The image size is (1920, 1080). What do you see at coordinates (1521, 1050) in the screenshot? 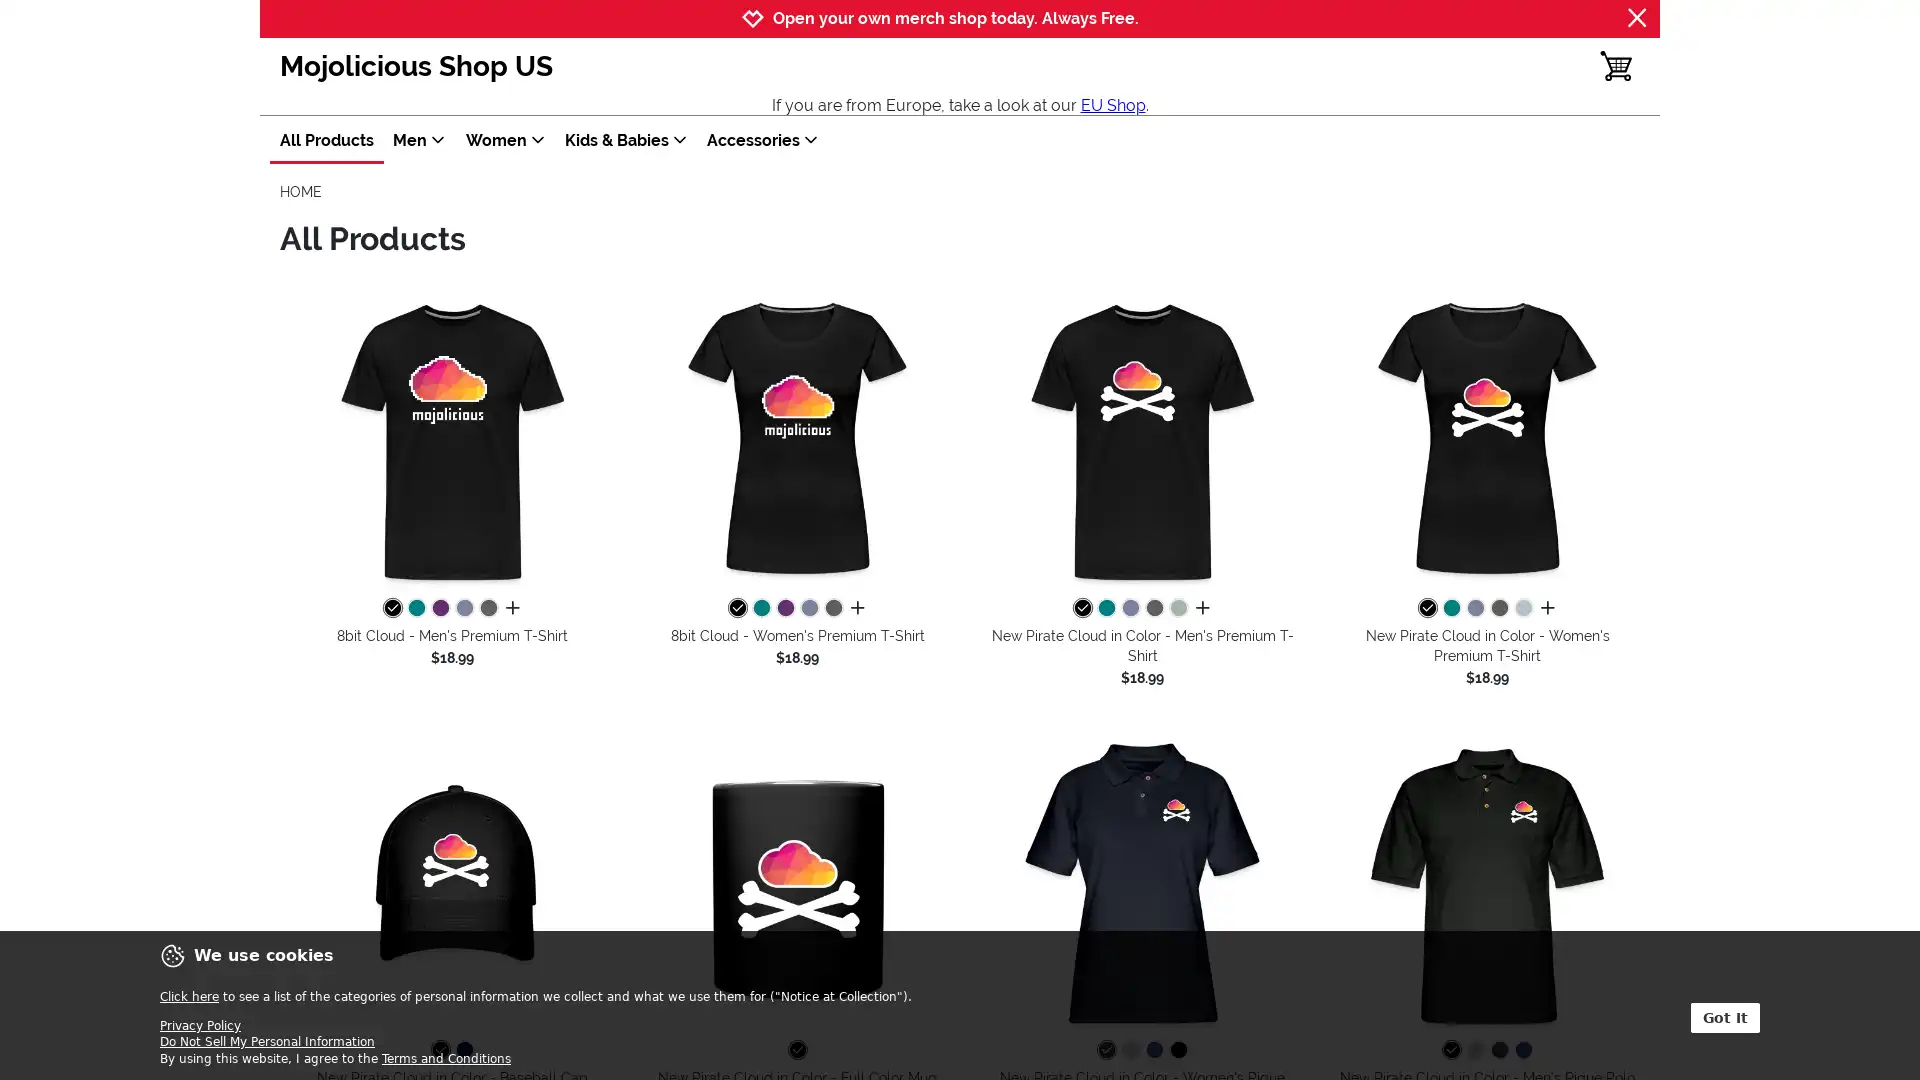
I see `royal blue` at bounding box center [1521, 1050].